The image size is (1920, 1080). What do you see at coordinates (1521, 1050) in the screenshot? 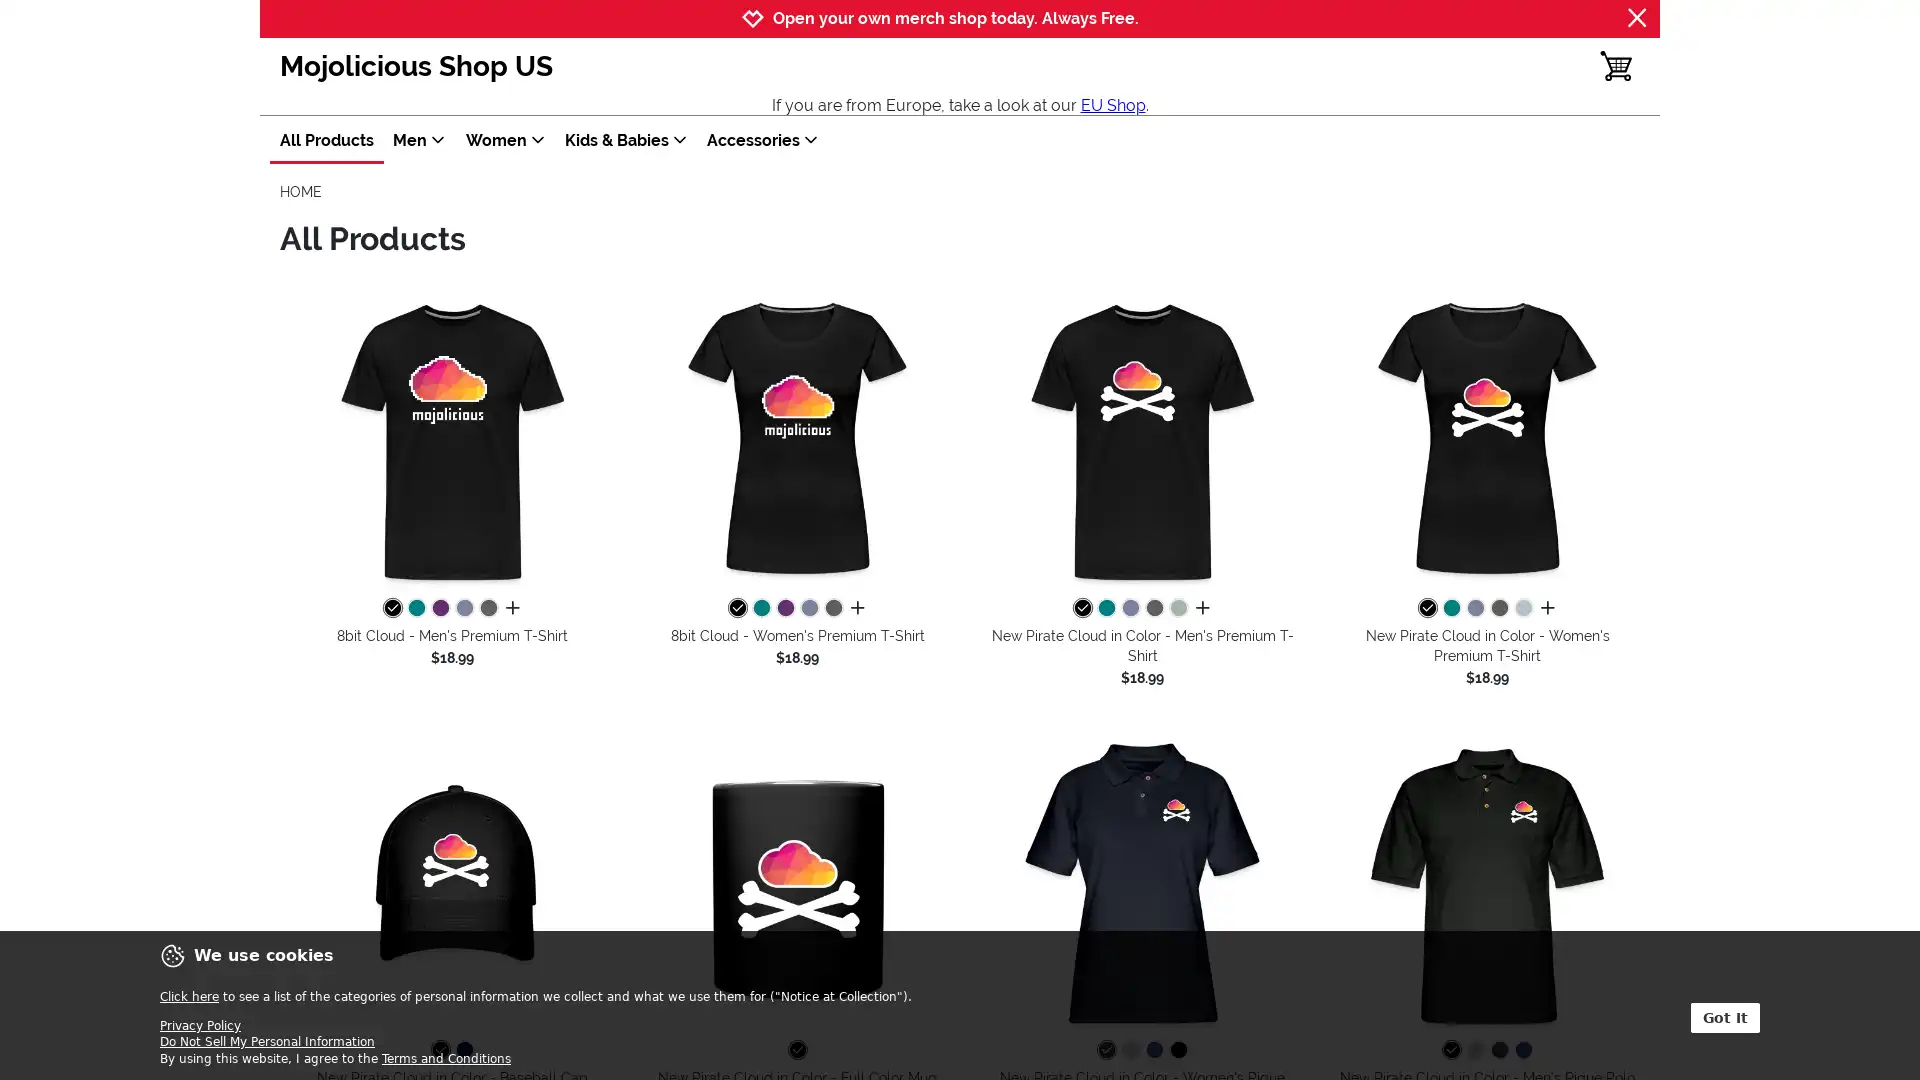
I see `royal blue` at bounding box center [1521, 1050].